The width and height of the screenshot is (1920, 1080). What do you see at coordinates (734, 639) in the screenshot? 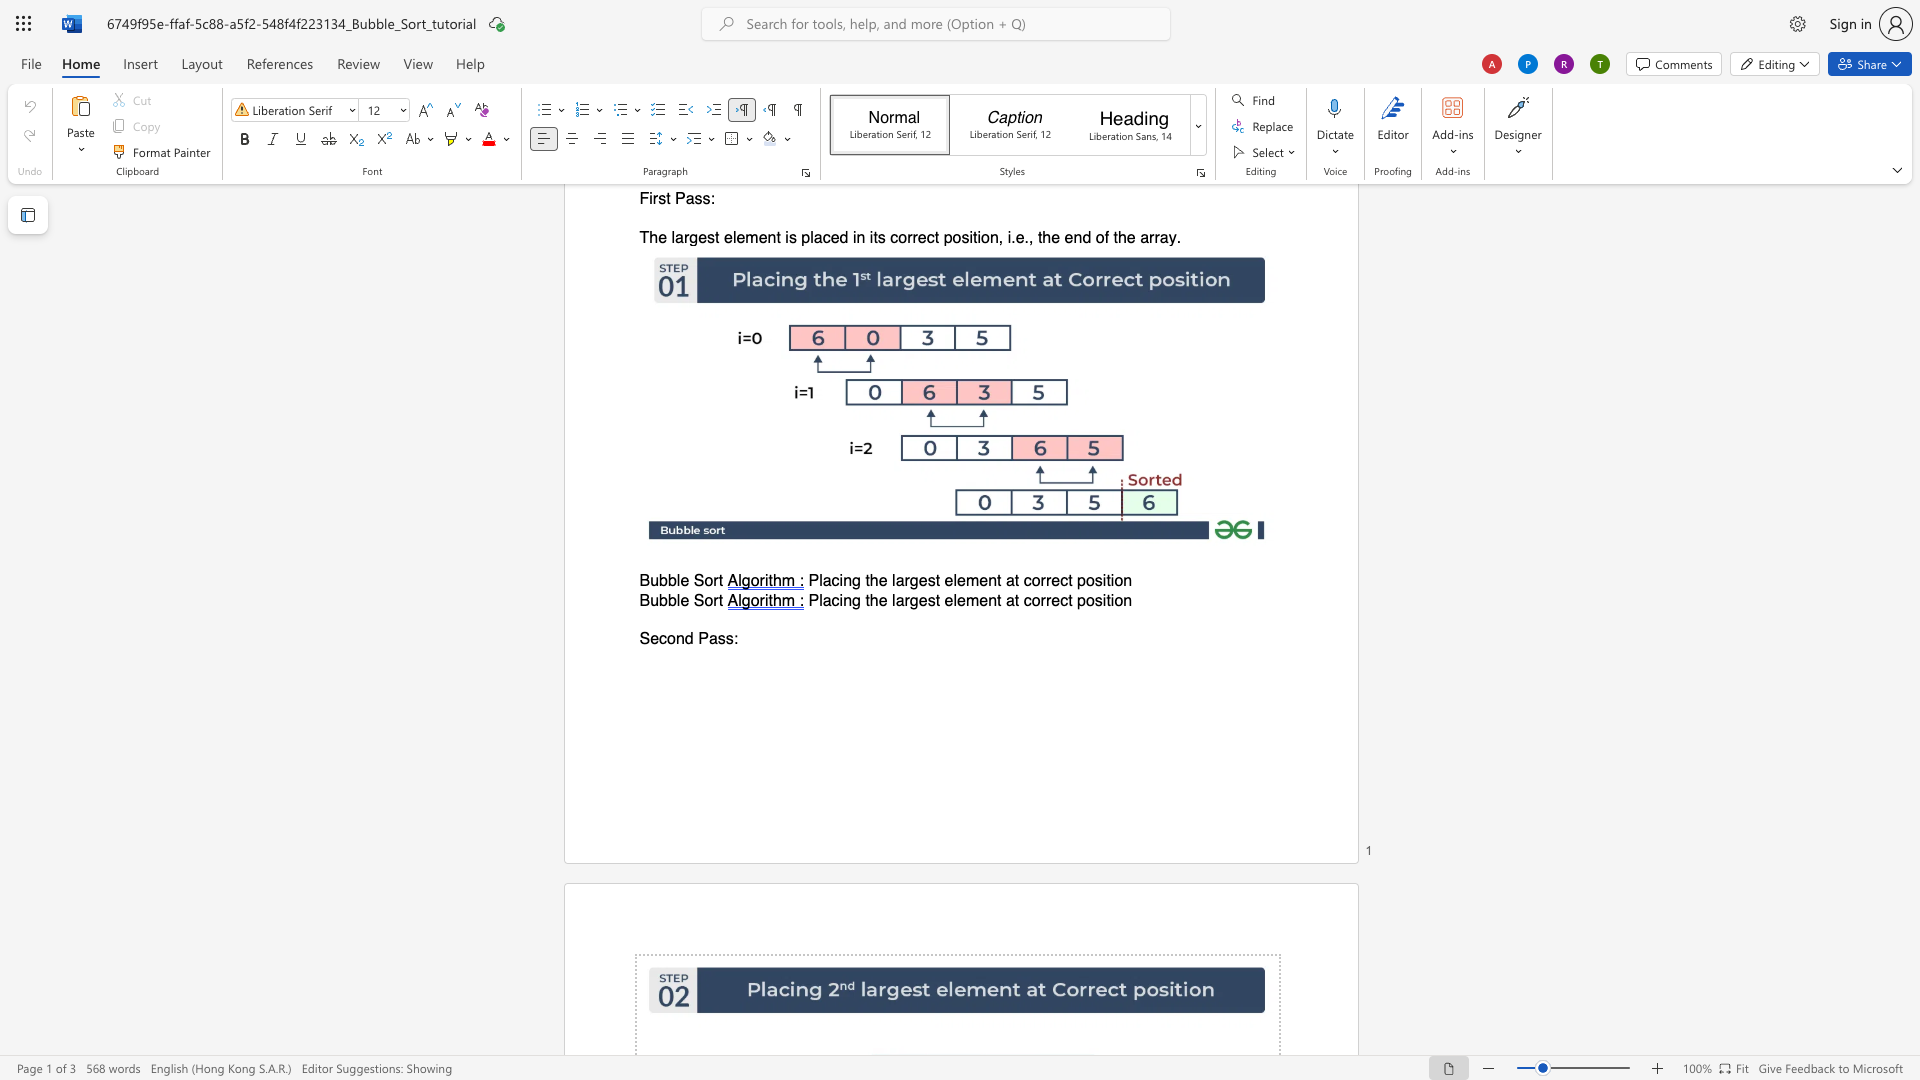
I see `the 1th character ":" in the text` at bounding box center [734, 639].